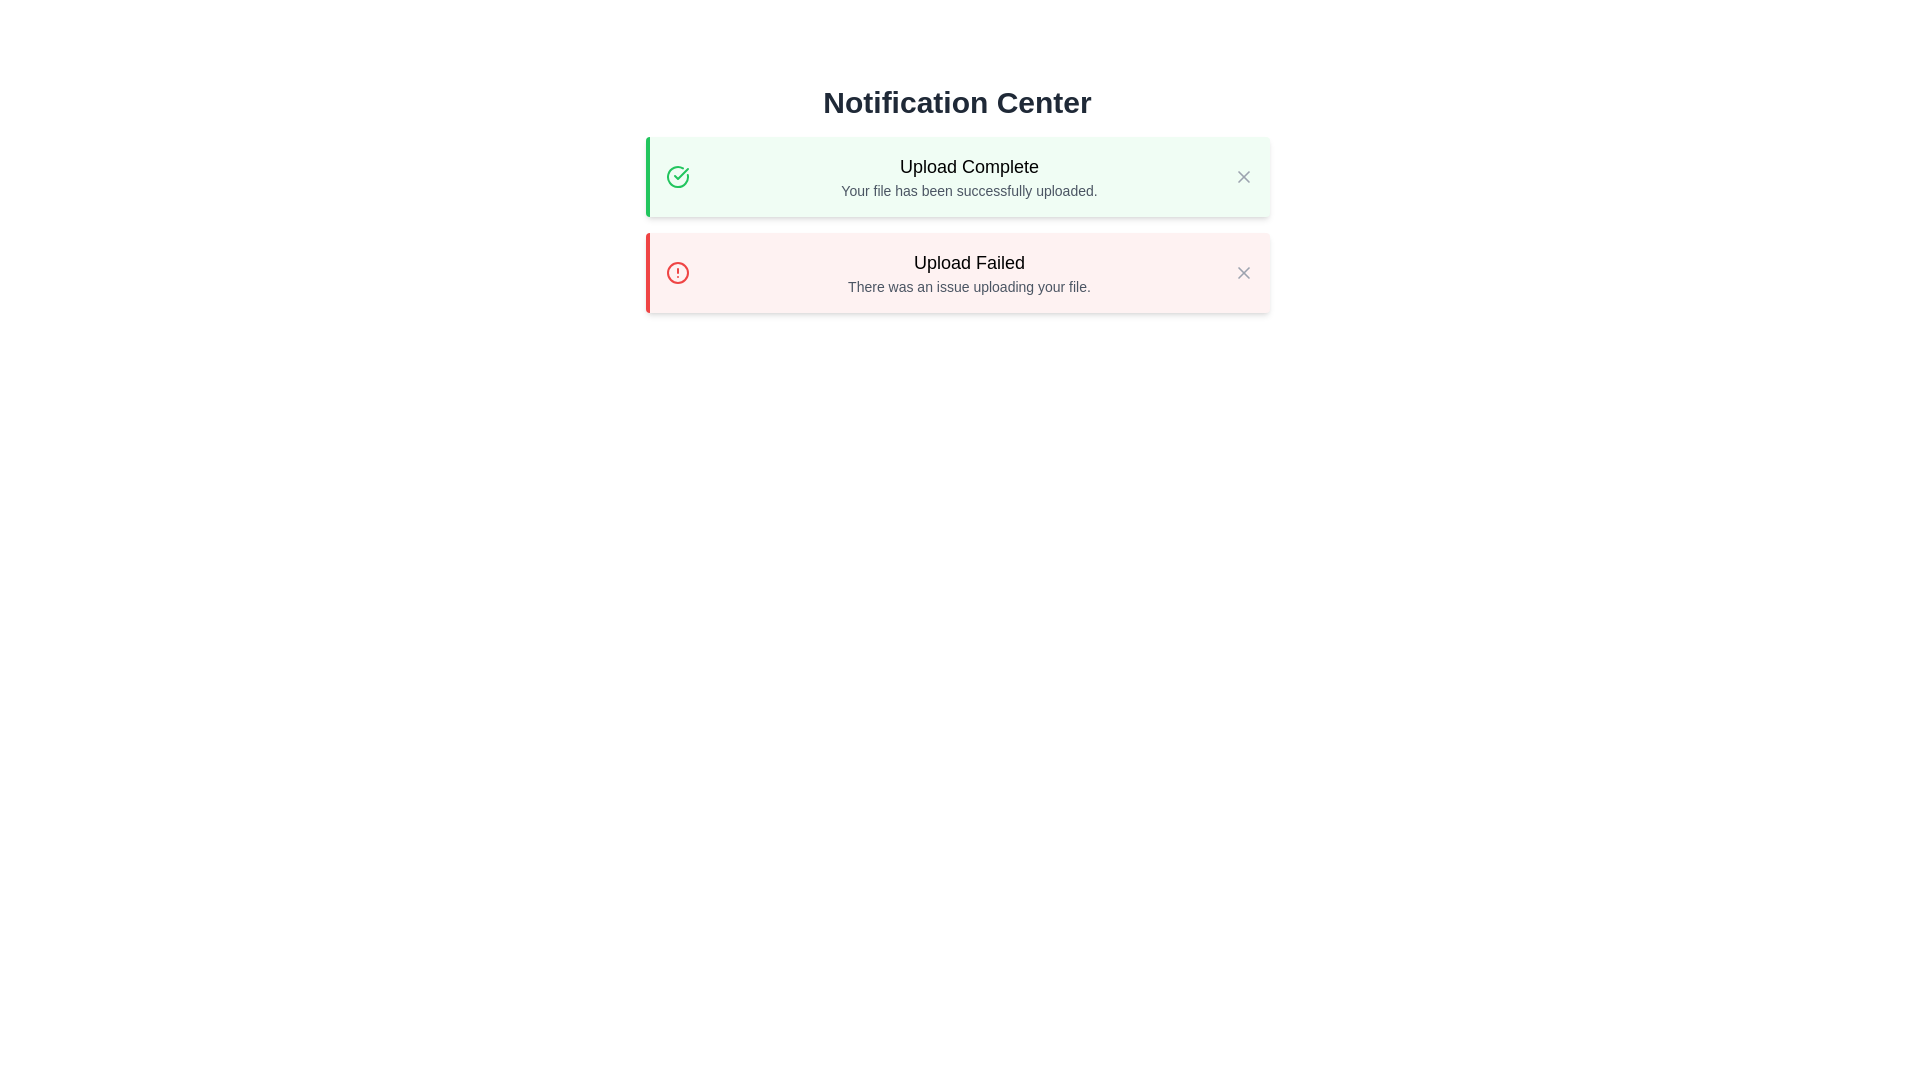 This screenshot has height=1080, width=1920. I want to click on the Close button in the top-right corner of the 'Upload Failed' notification, so click(1242, 273).